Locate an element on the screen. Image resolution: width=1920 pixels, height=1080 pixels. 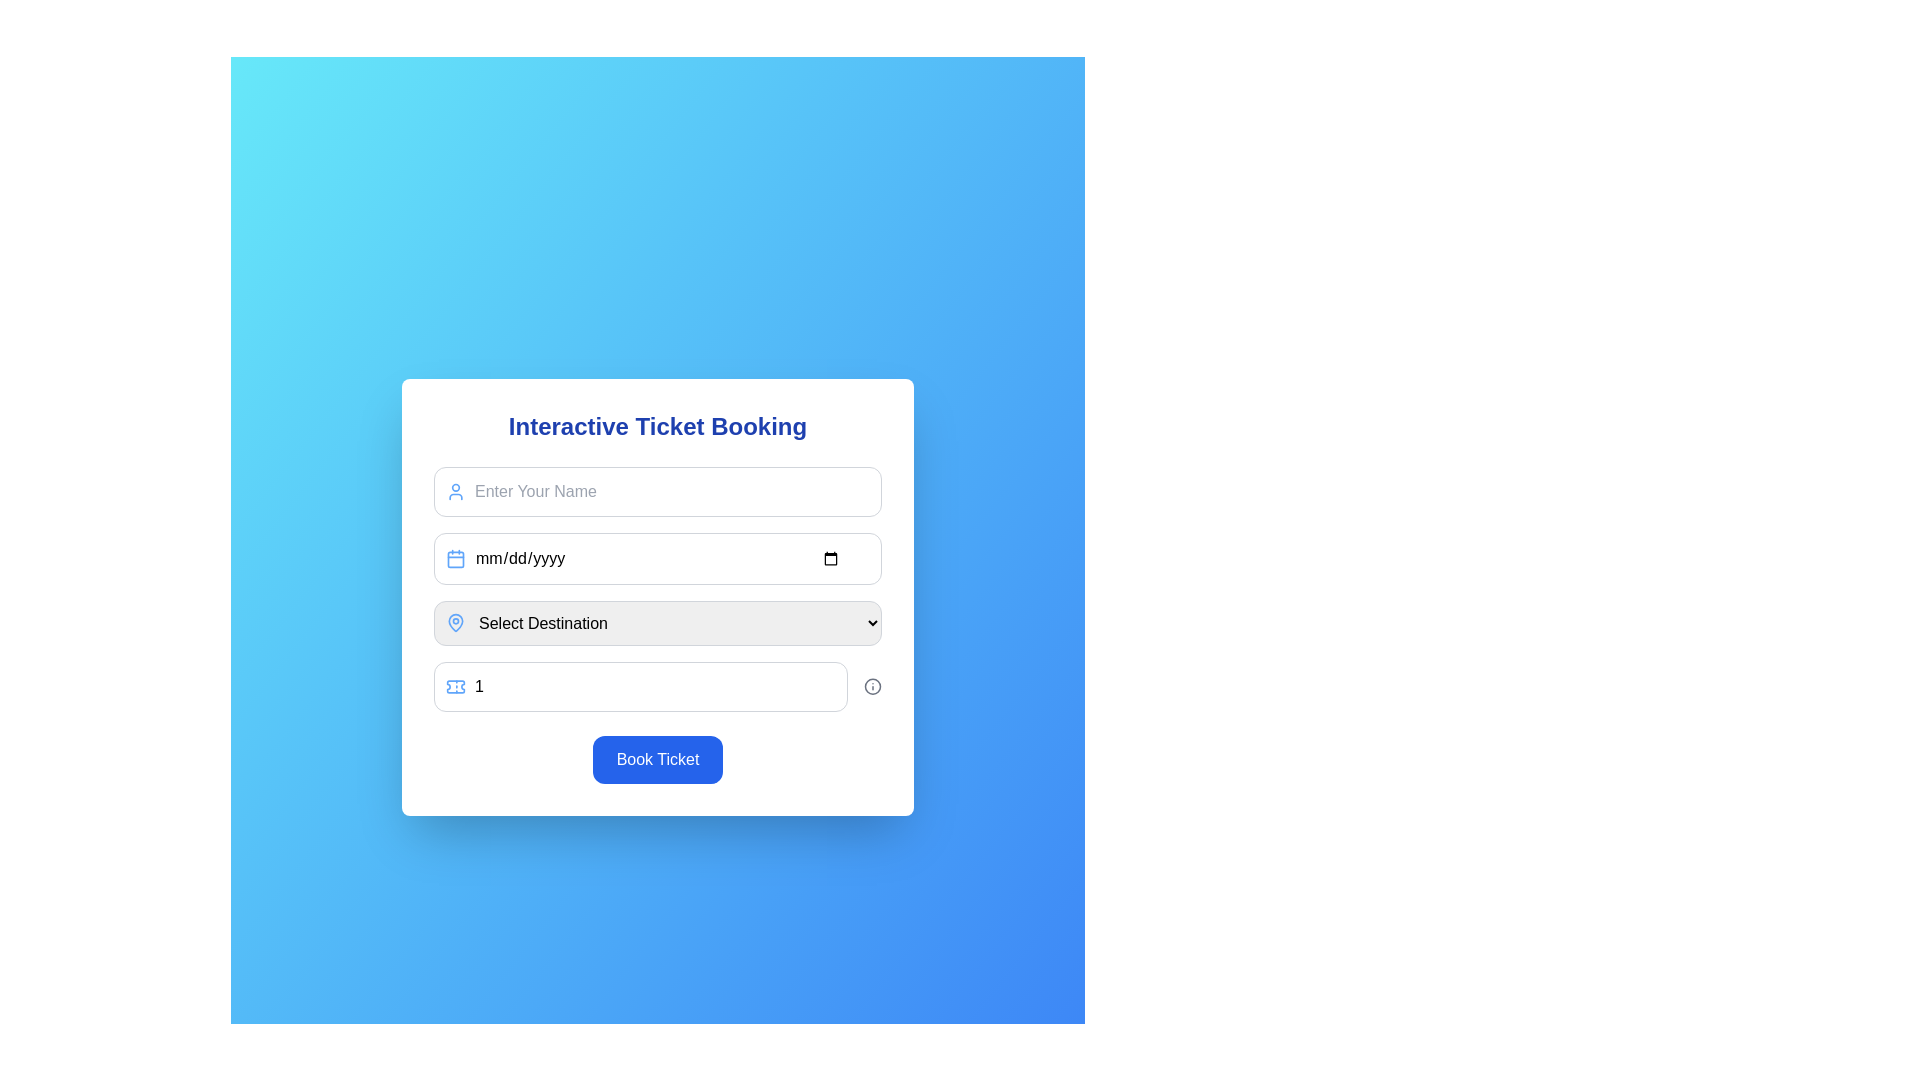
an option from the dropdown menu located below the date input field and above the numerical input field within the form is located at coordinates (657, 622).